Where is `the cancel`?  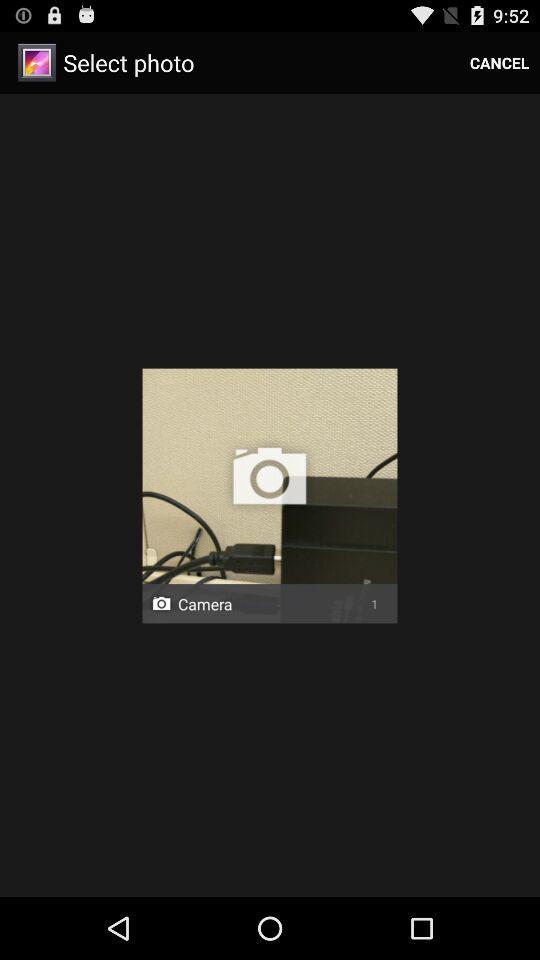
the cancel is located at coordinates (498, 62).